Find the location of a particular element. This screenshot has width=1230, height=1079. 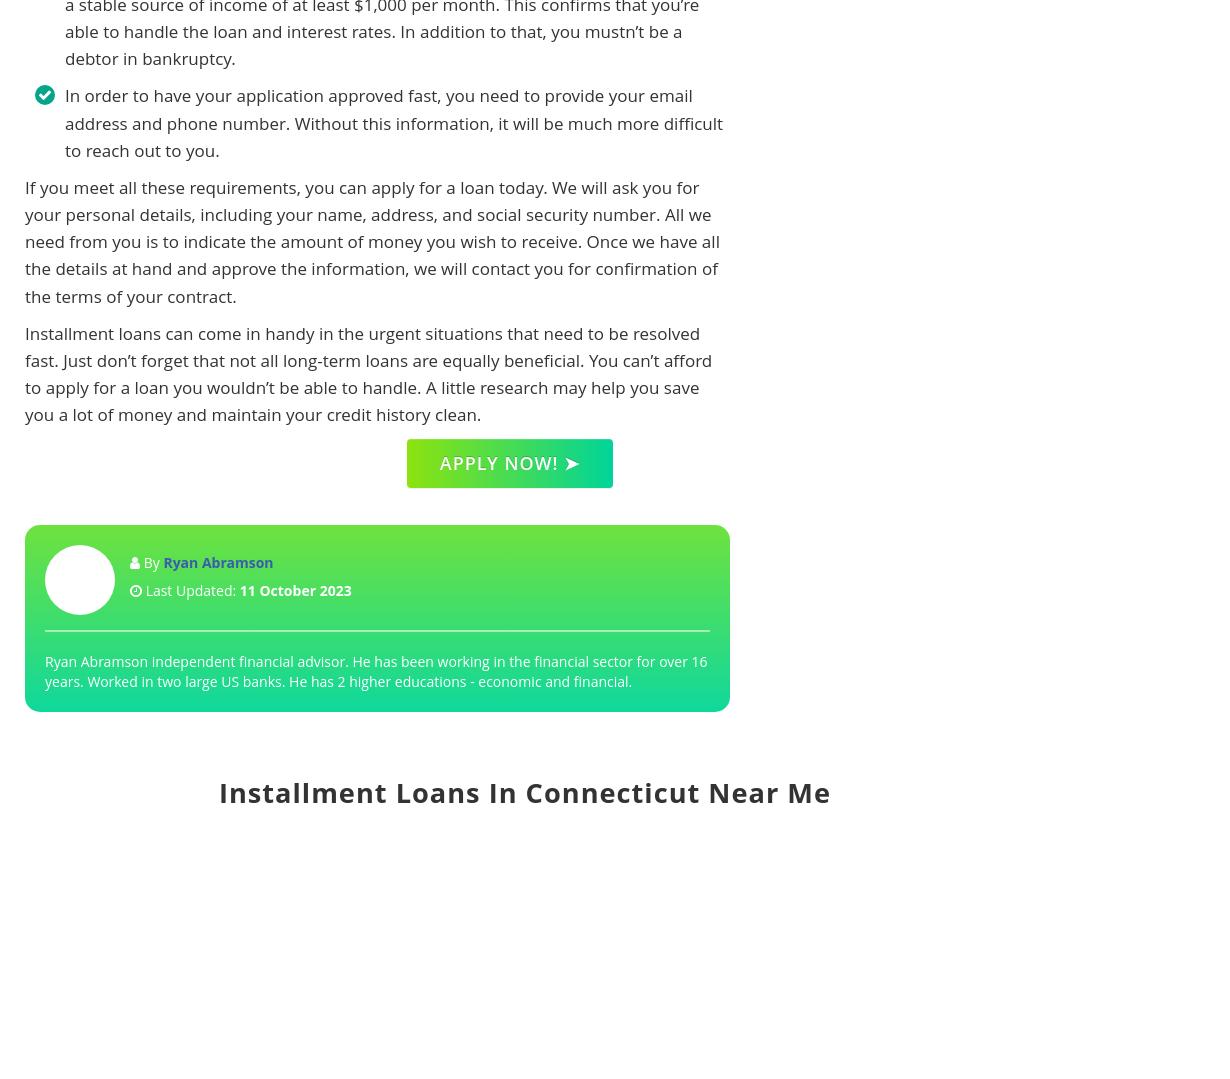

'In order to have your application approved fast, you need to provide your email address and phone number. Without this information, it will be much more difficult to reach out to you.' is located at coordinates (392, 122).